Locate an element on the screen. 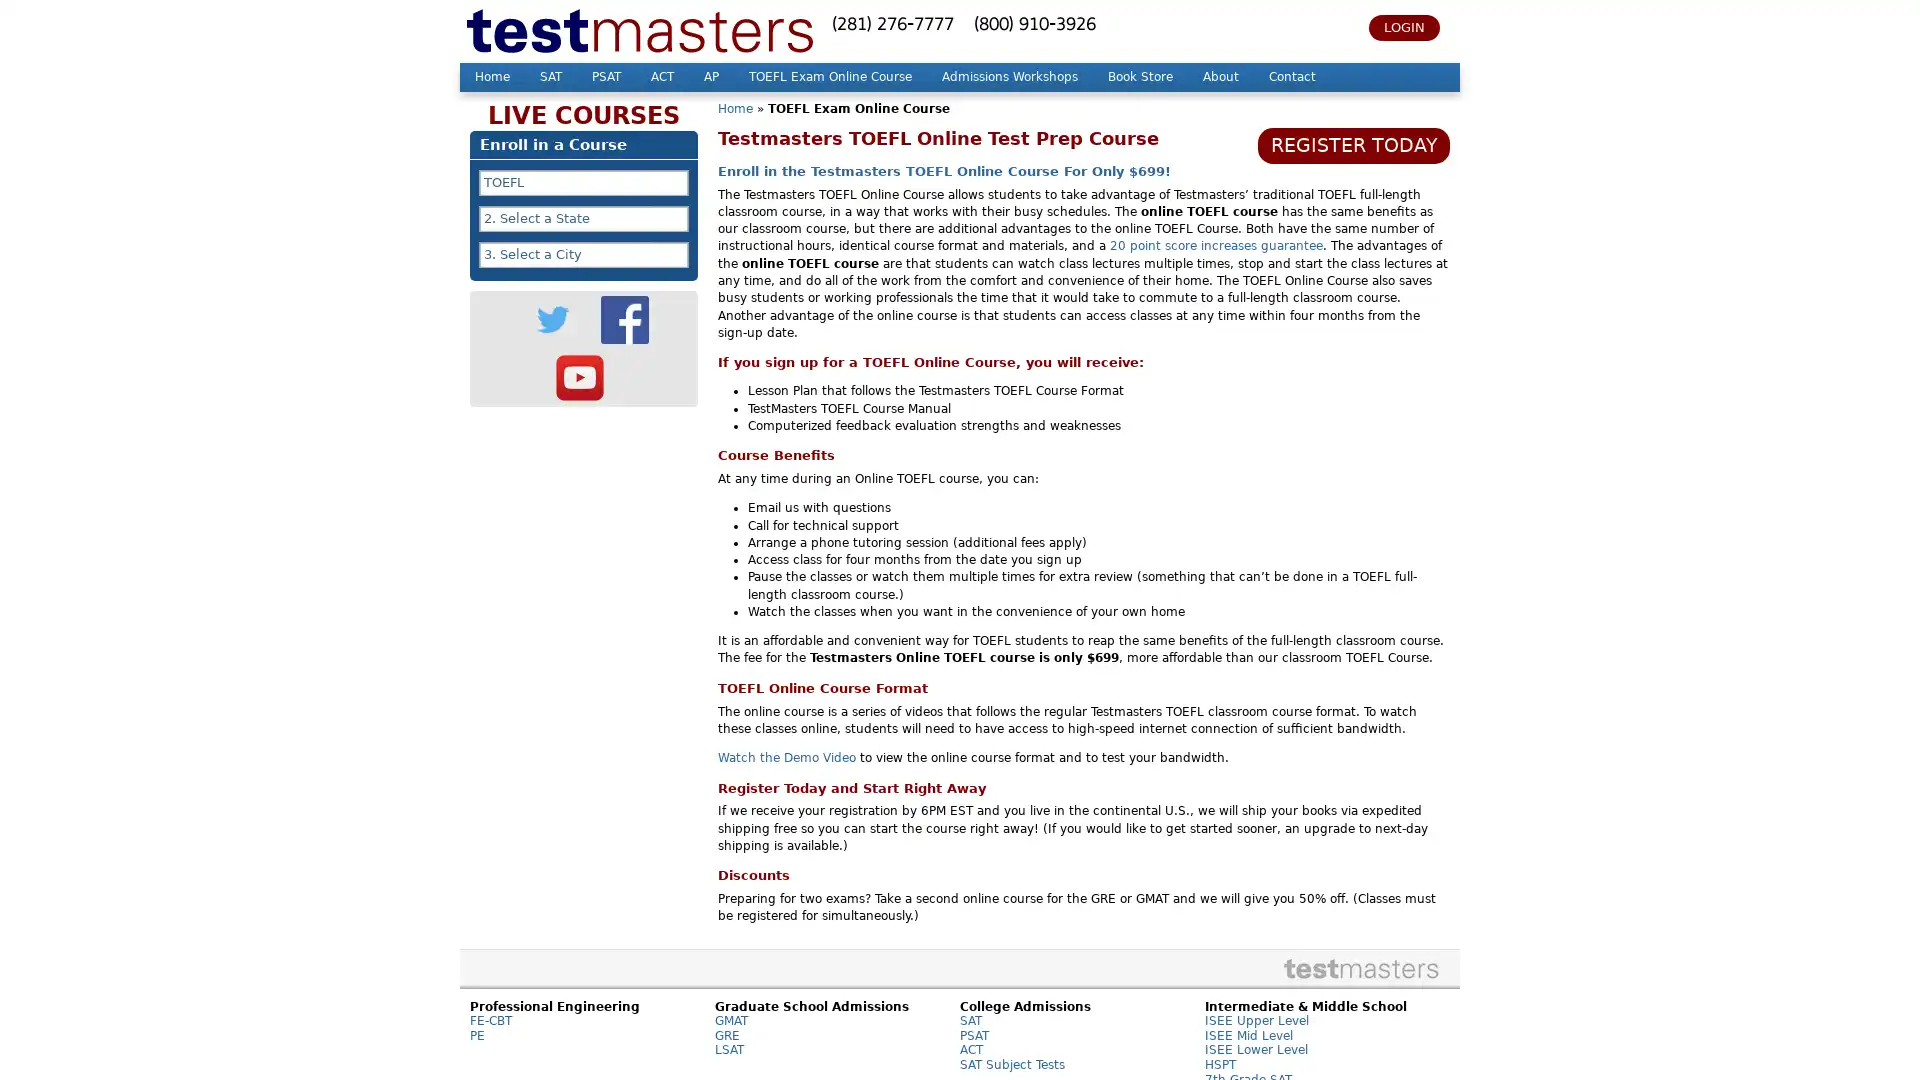 The height and width of the screenshot is (1080, 1920). 2. Select a State is located at coordinates (583, 219).